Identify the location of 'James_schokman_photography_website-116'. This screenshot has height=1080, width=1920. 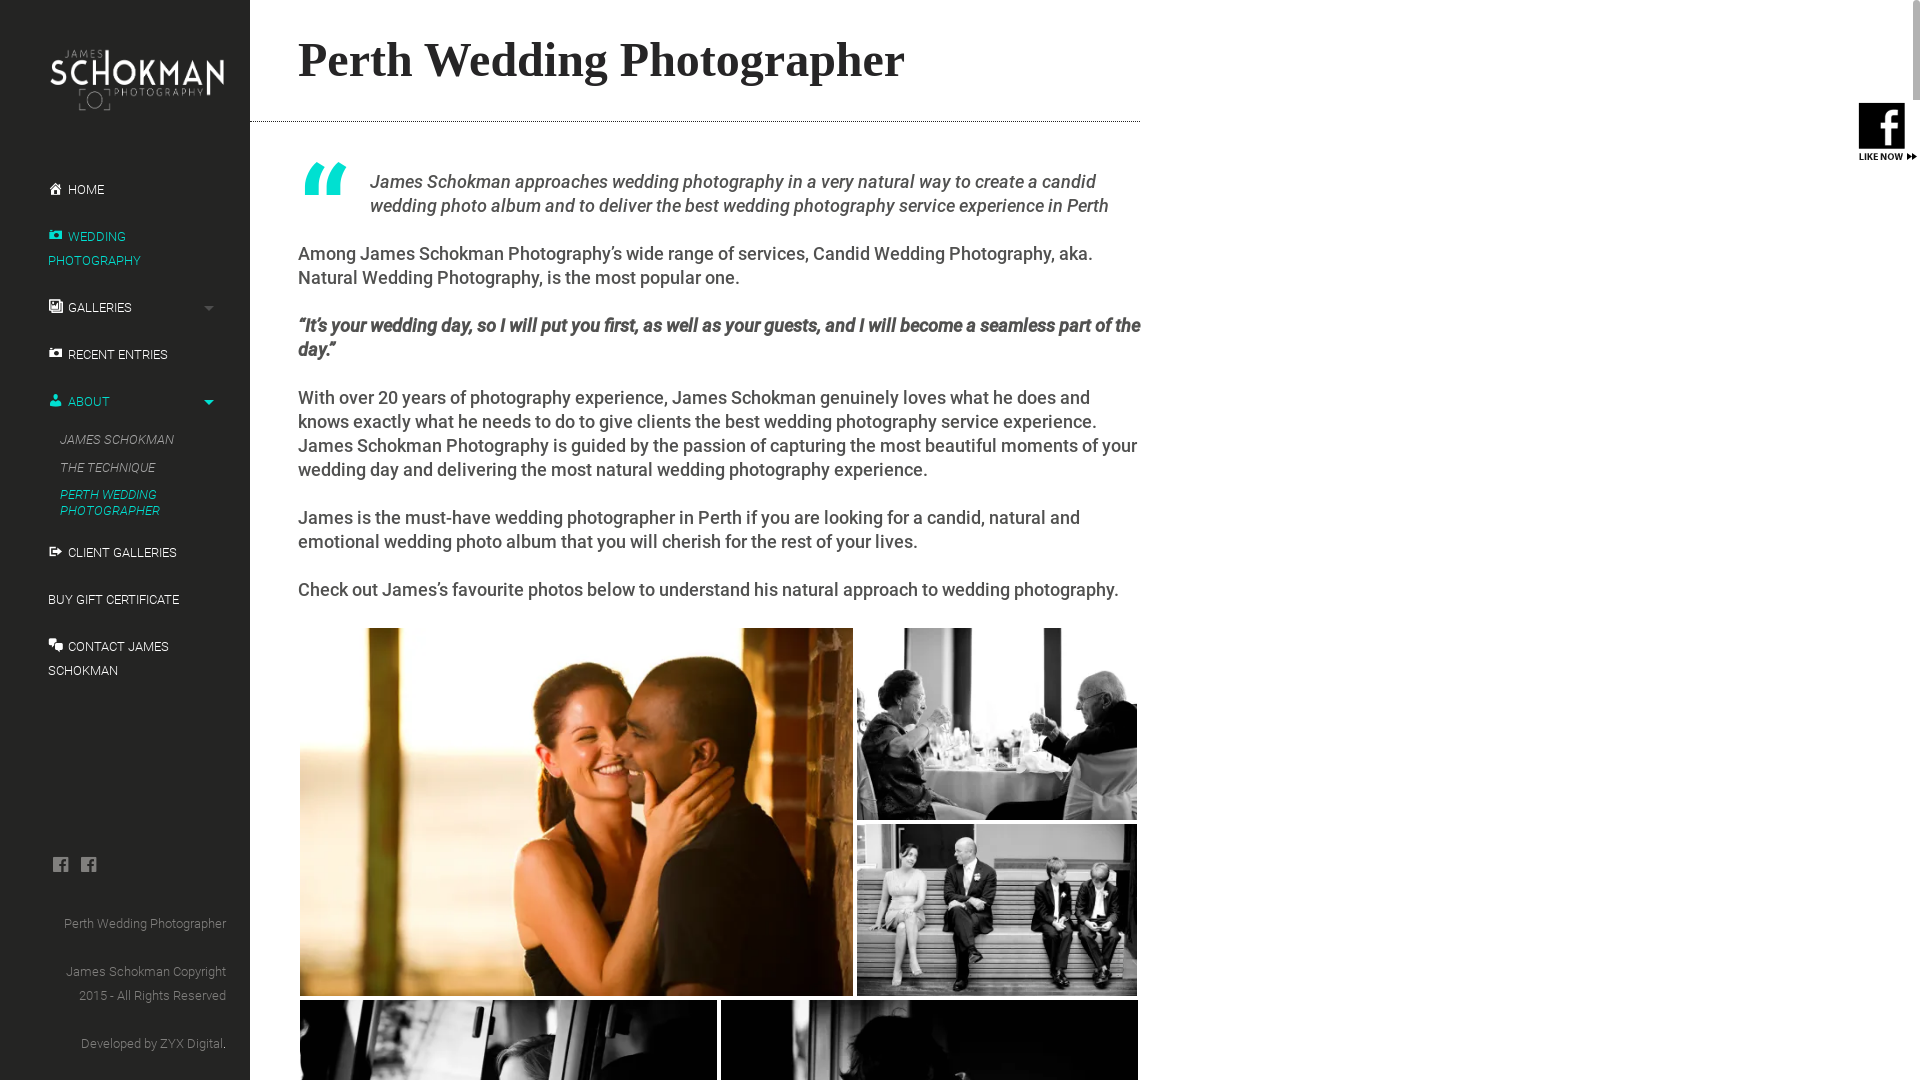
(997, 724).